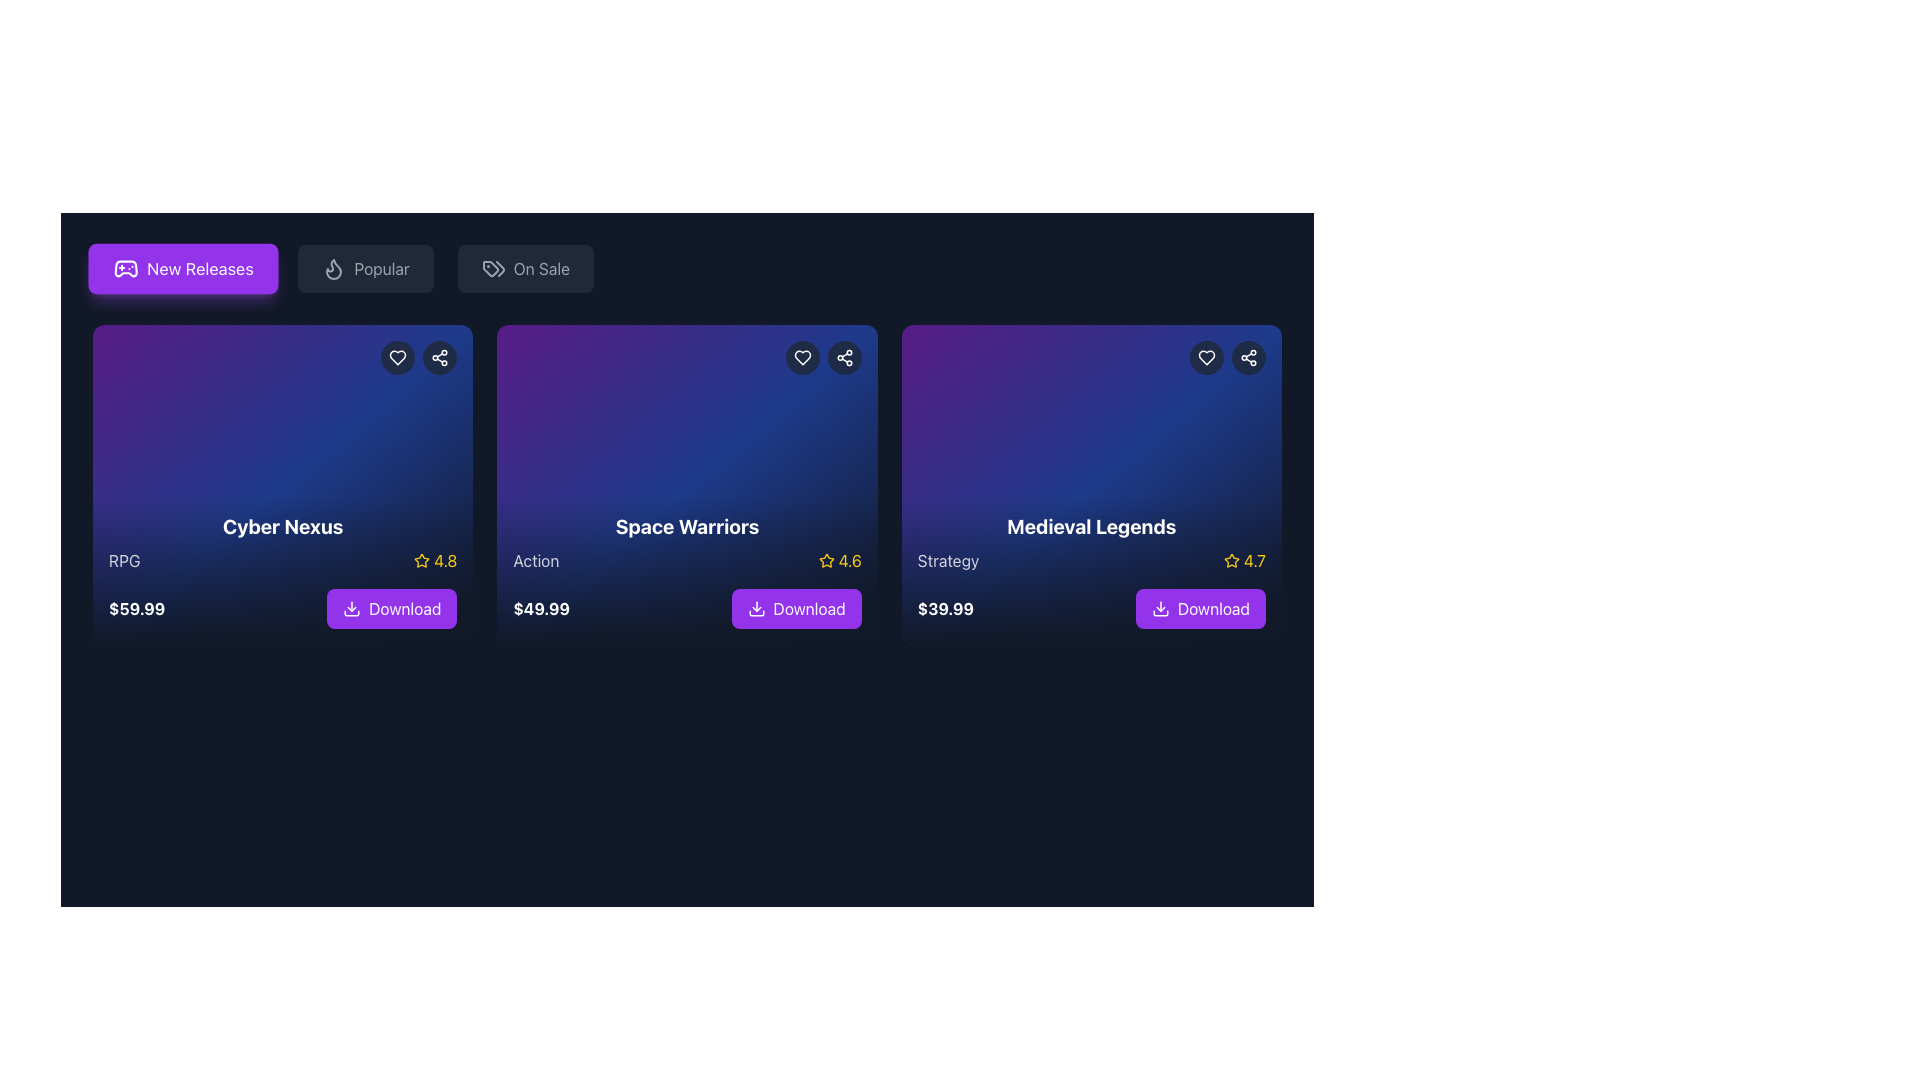 This screenshot has width=1920, height=1080. What do you see at coordinates (444, 560) in the screenshot?
I see `text displaying the rating '4.8' for the product 'Cyber Nexus', which is located on the right side of a group containing a star icon in the bottom right corner of the first card in a horizontally aligned list of cards` at bounding box center [444, 560].